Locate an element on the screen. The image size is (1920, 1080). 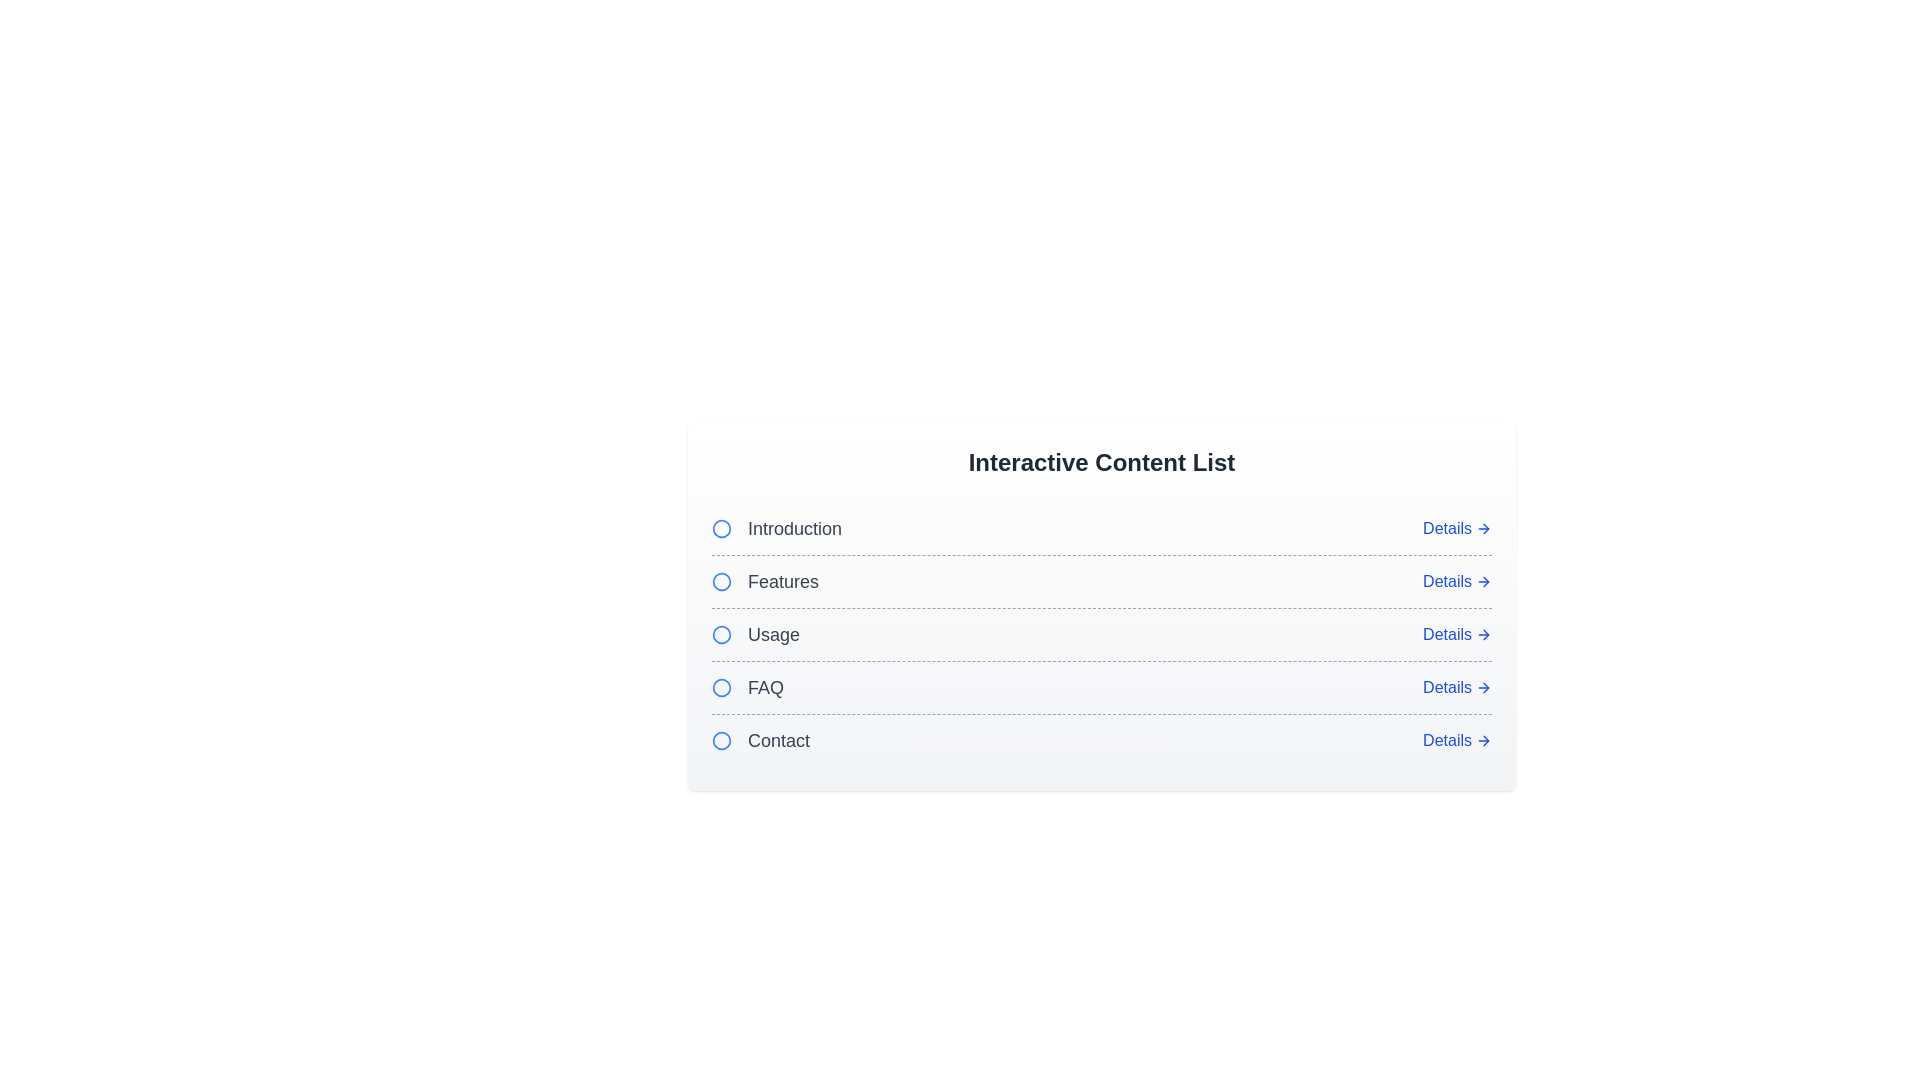
the text label reading 'FAQ' which is styled with a medium-weight font and positioned fourth in the 'Interactive Content List' is located at coordinates (747, 686).